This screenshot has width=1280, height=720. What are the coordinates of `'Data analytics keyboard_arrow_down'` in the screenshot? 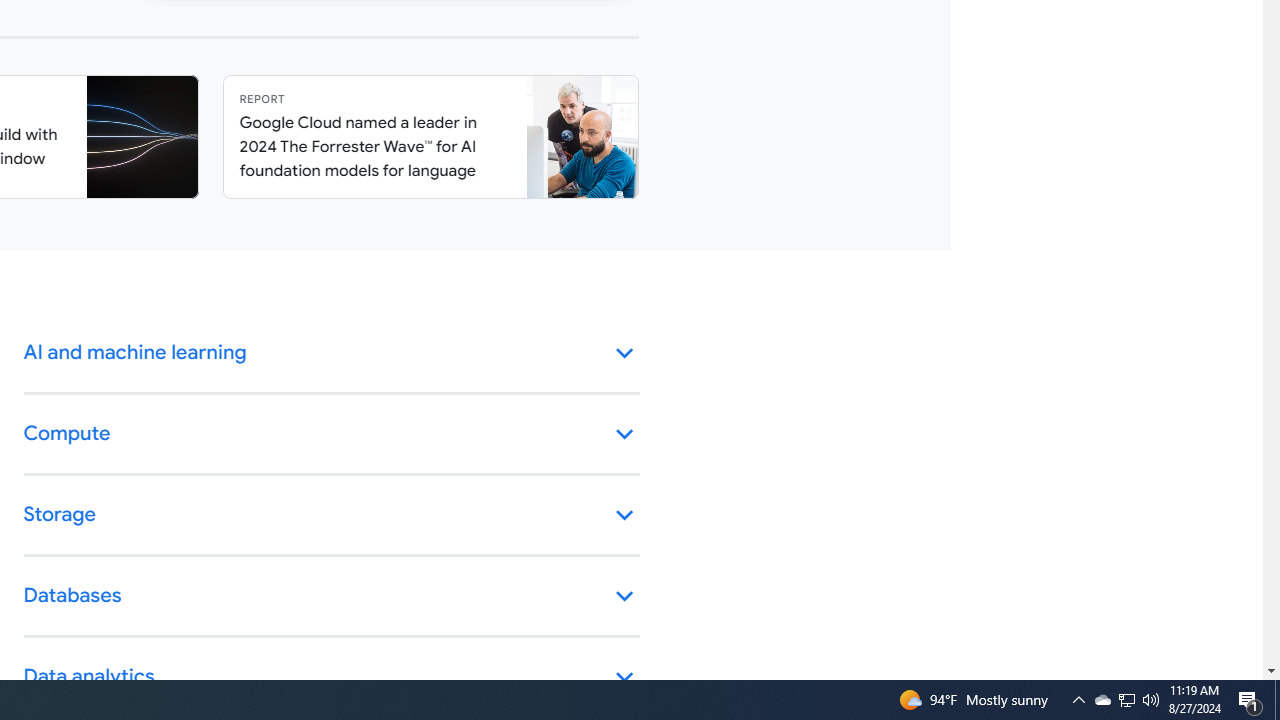 It's located at (331, 677).